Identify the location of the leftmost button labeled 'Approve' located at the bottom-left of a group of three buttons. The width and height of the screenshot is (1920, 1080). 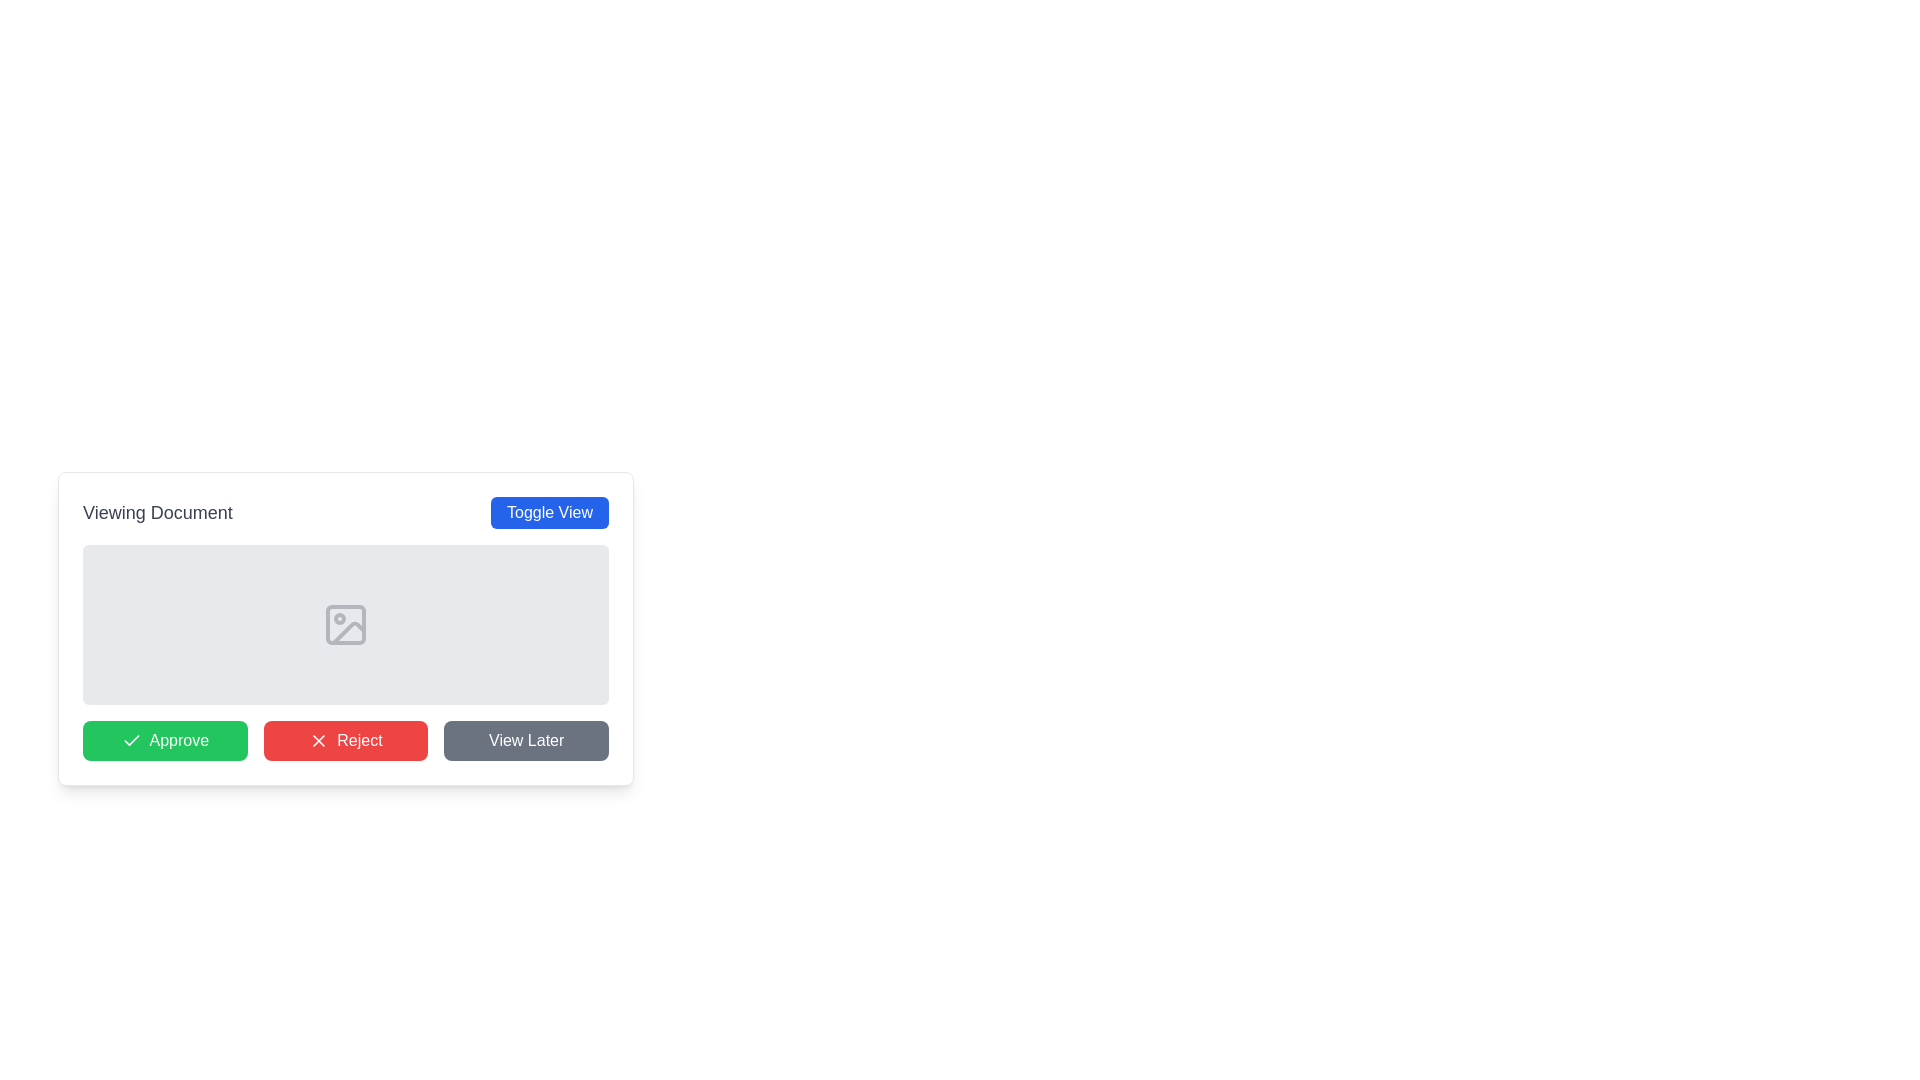
(165, 740).